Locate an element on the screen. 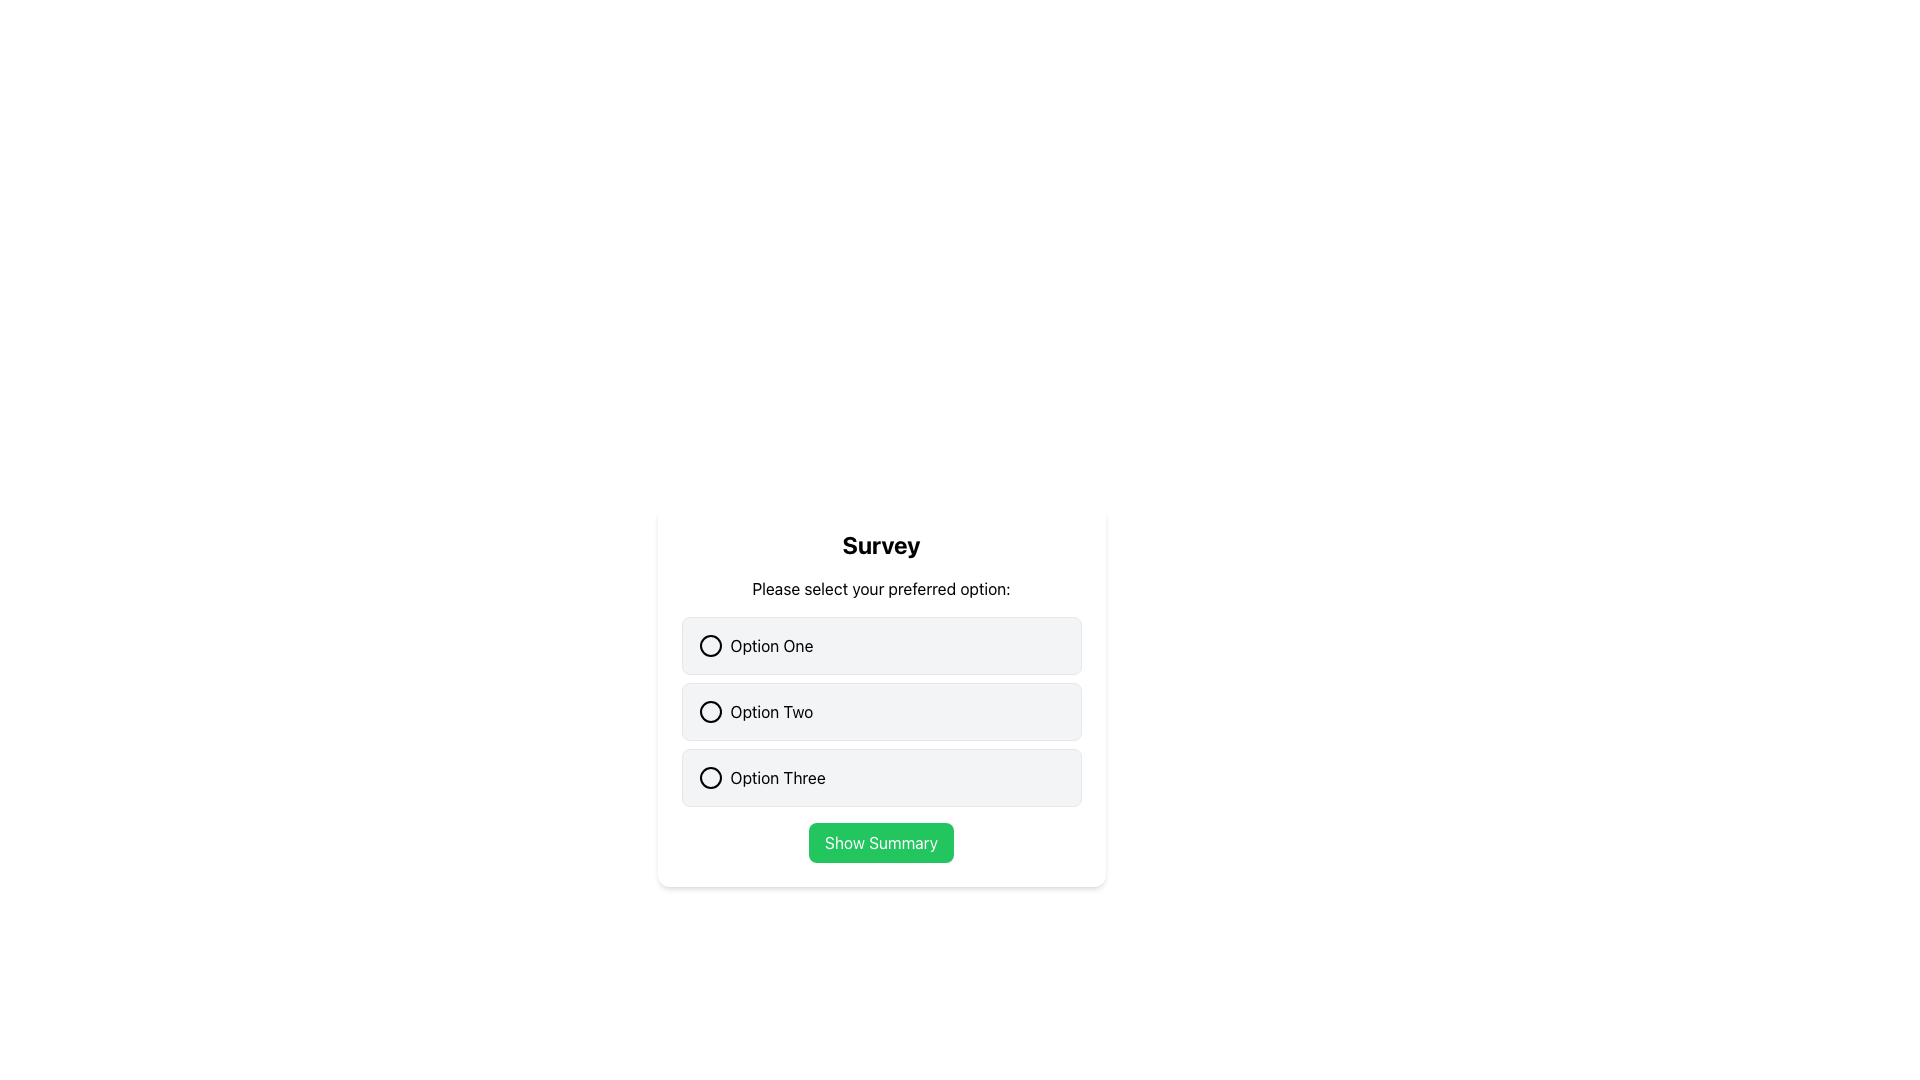  the first radio button in the survey section, which is currently disabled for interaction is located at coordinates (880, 645).